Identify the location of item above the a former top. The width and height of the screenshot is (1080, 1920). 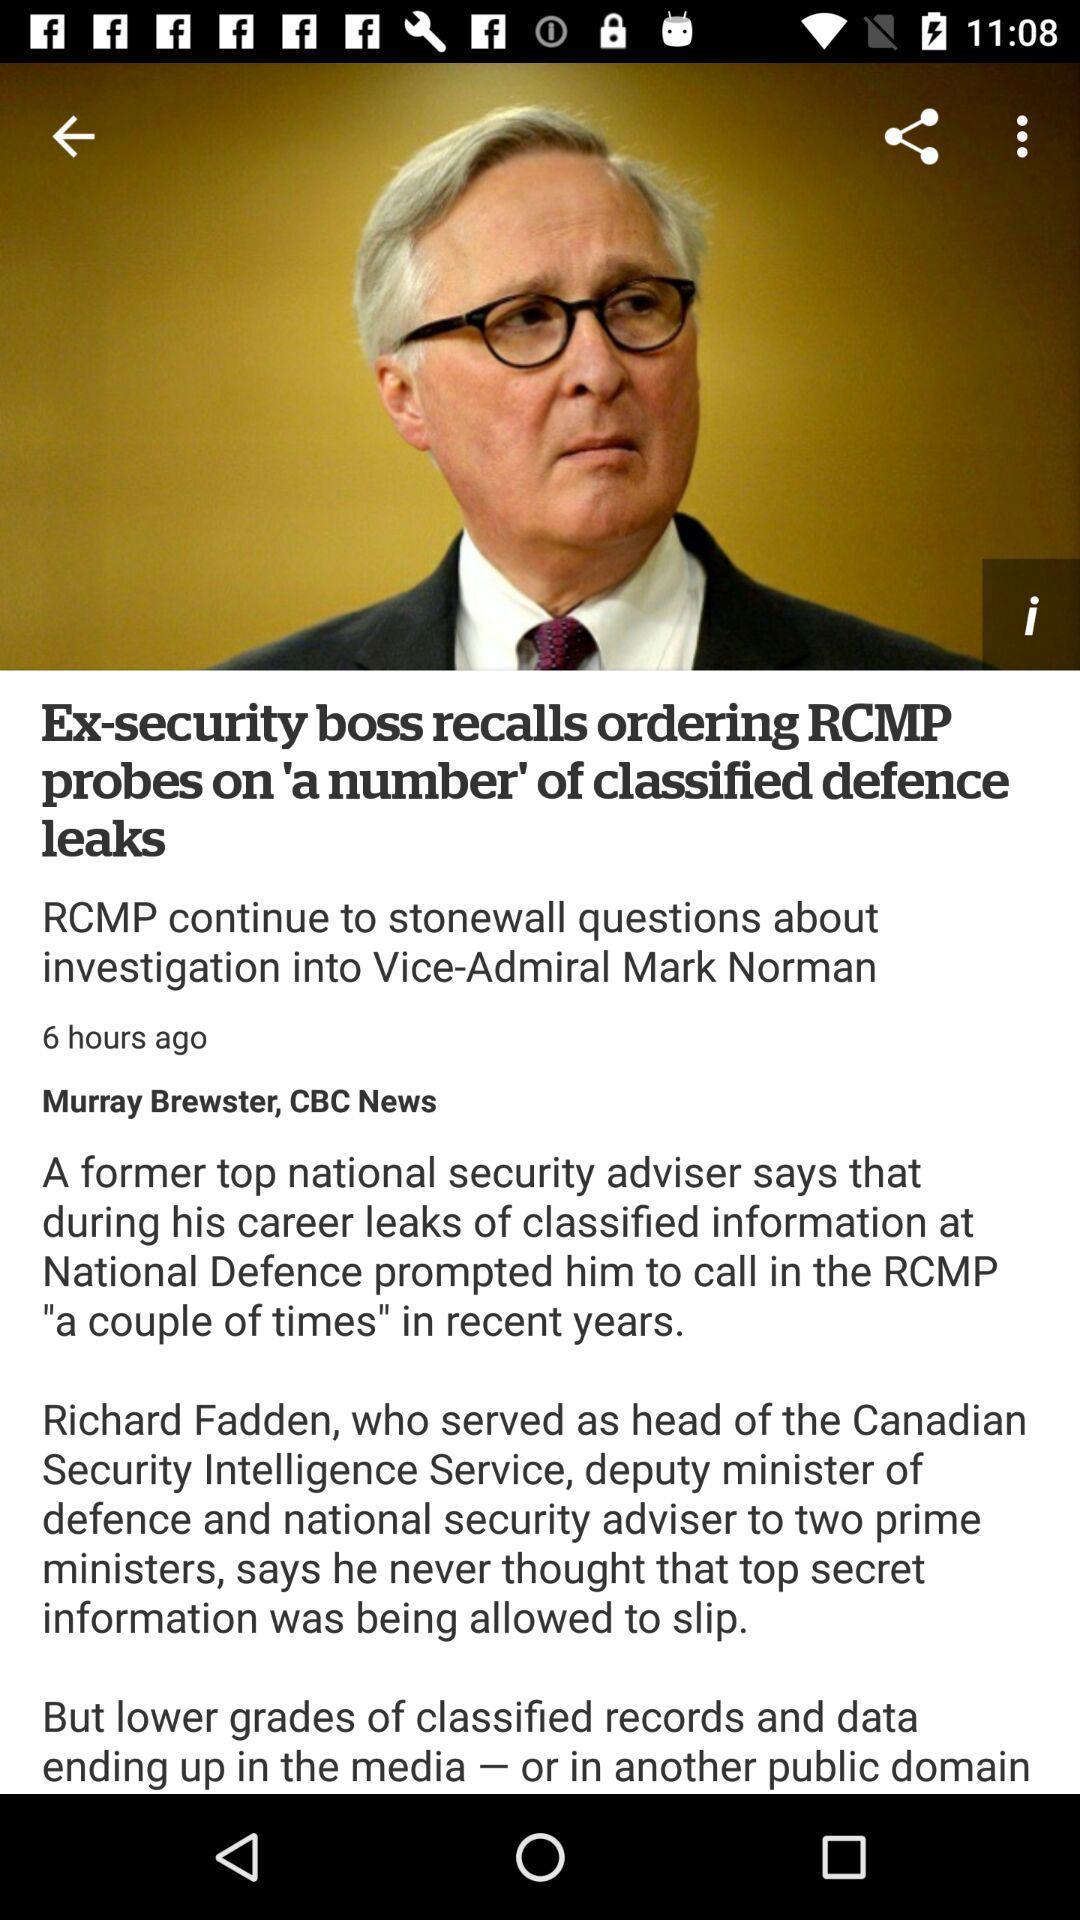
(238, 1098).